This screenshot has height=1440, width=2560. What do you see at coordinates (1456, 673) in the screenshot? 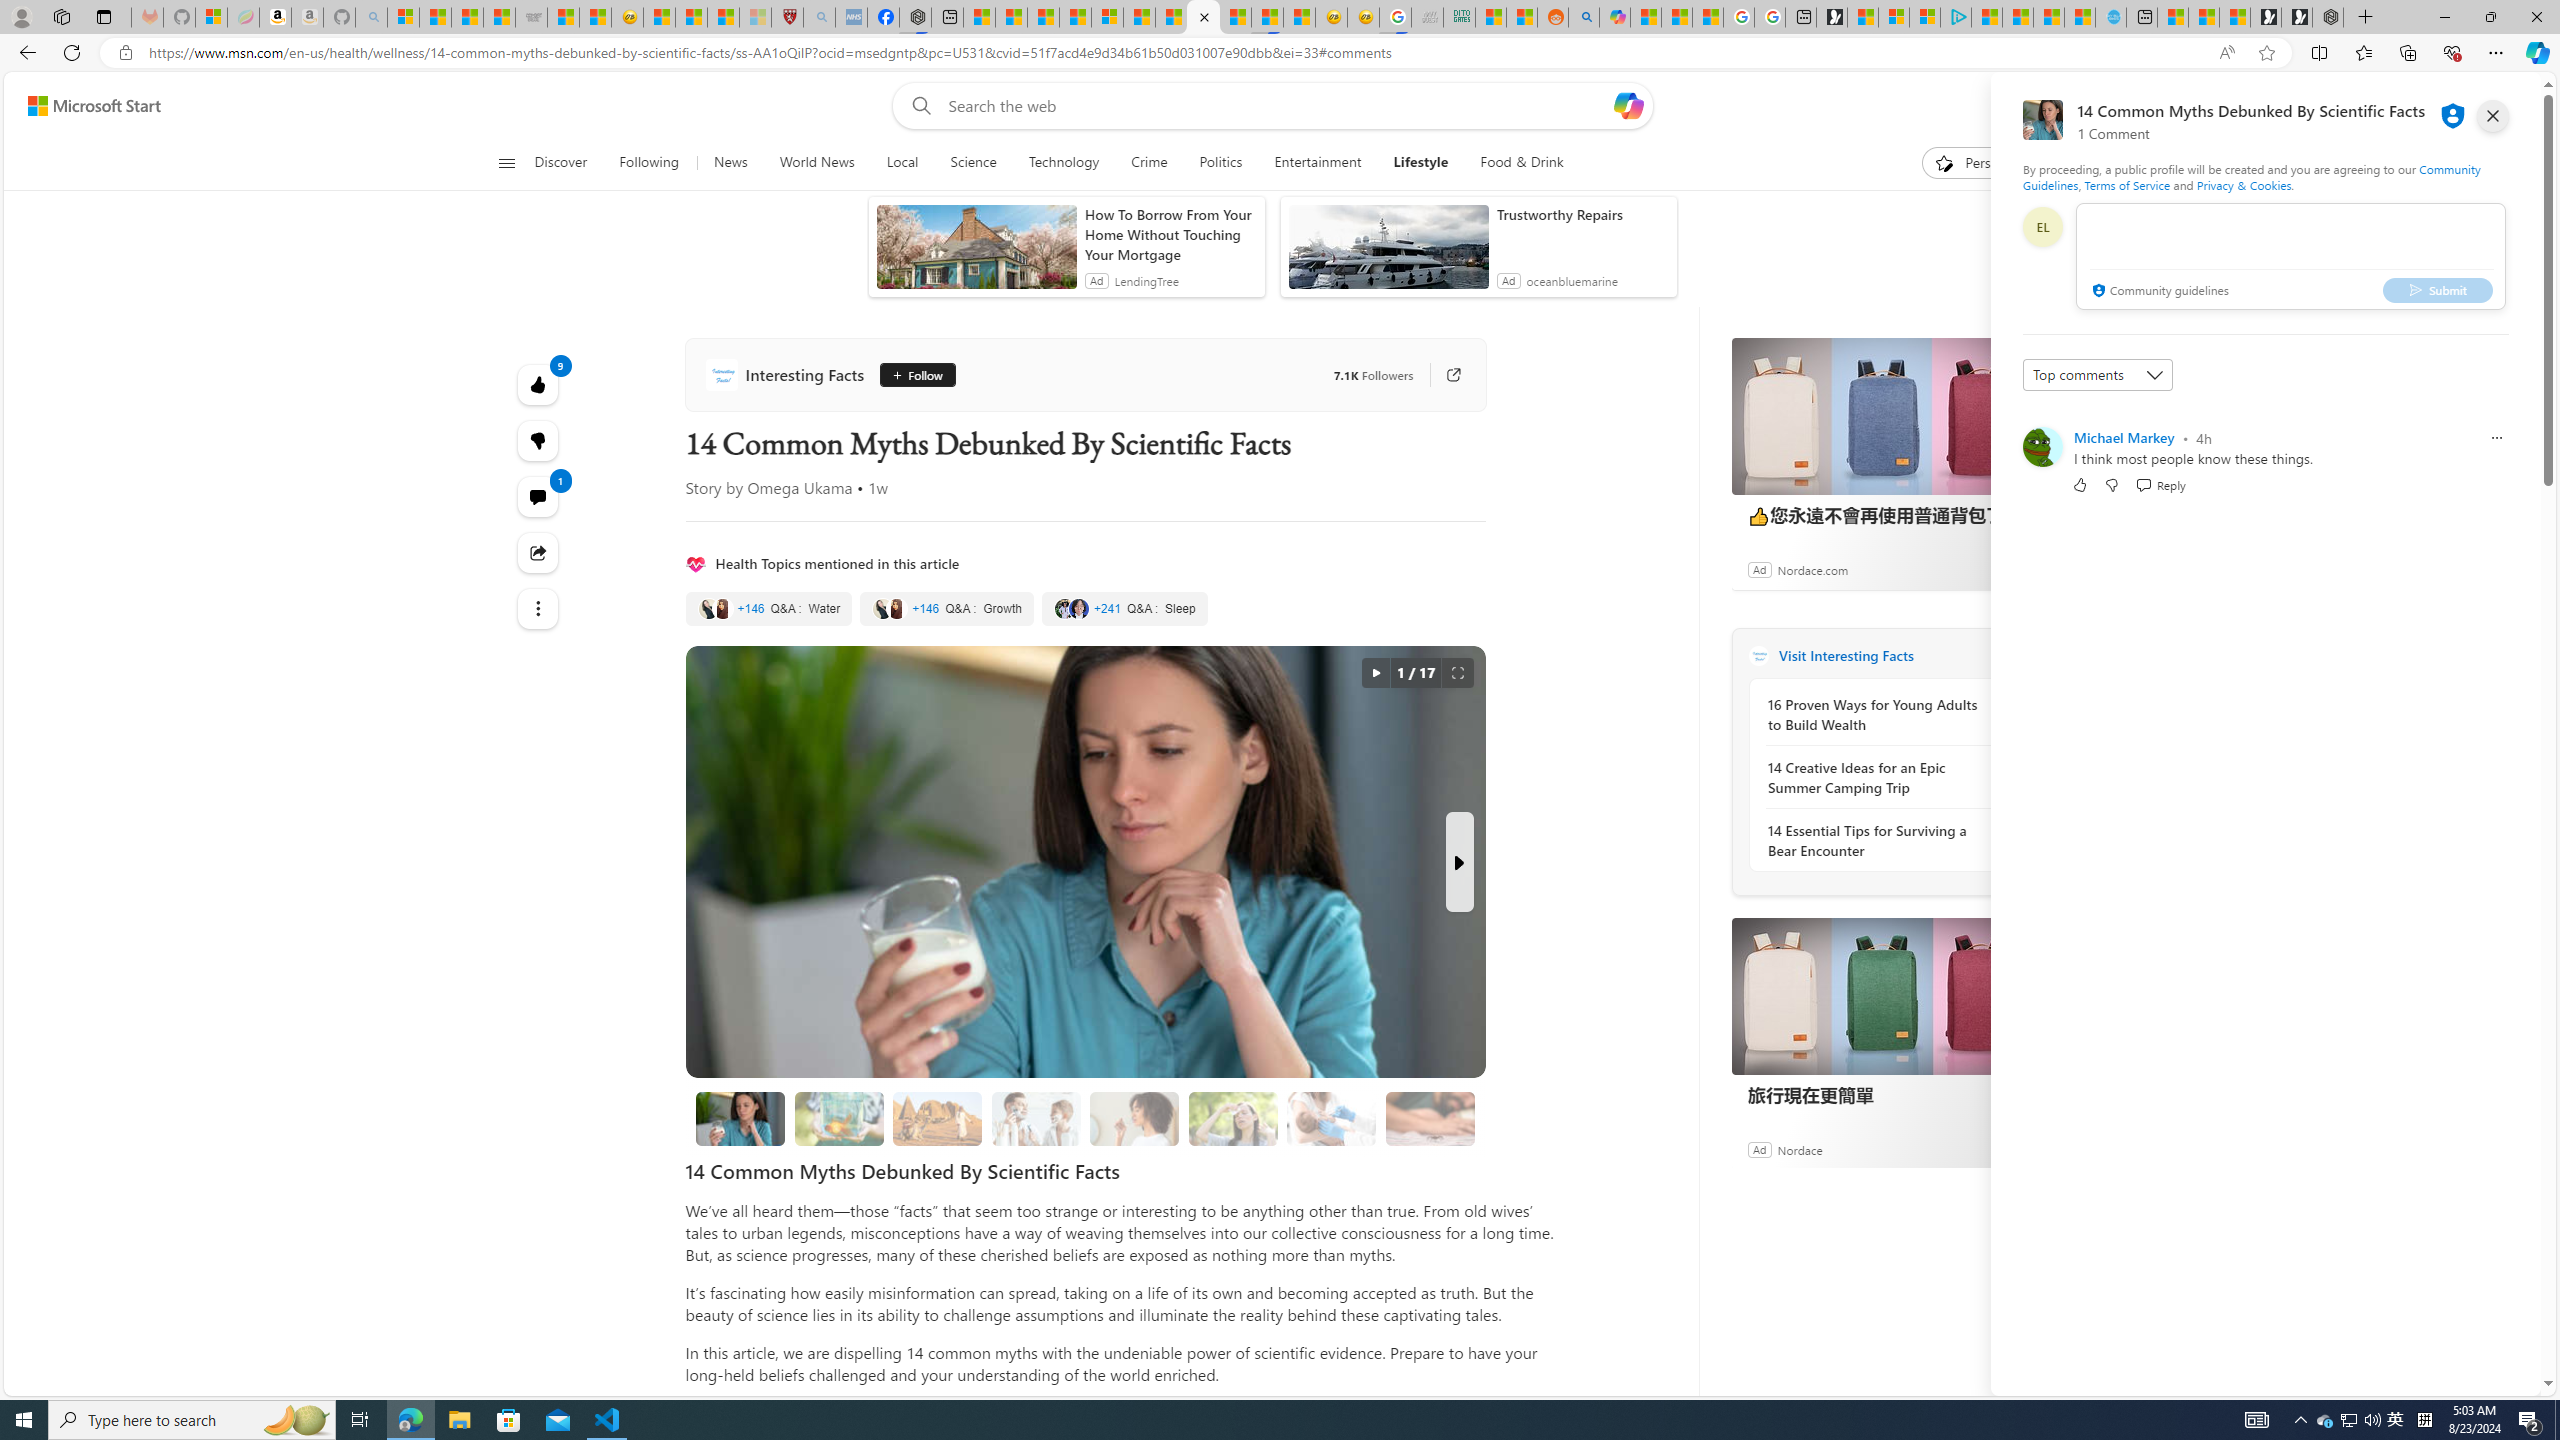
I see `'Full screen'` at bounding box center [1456, 673].